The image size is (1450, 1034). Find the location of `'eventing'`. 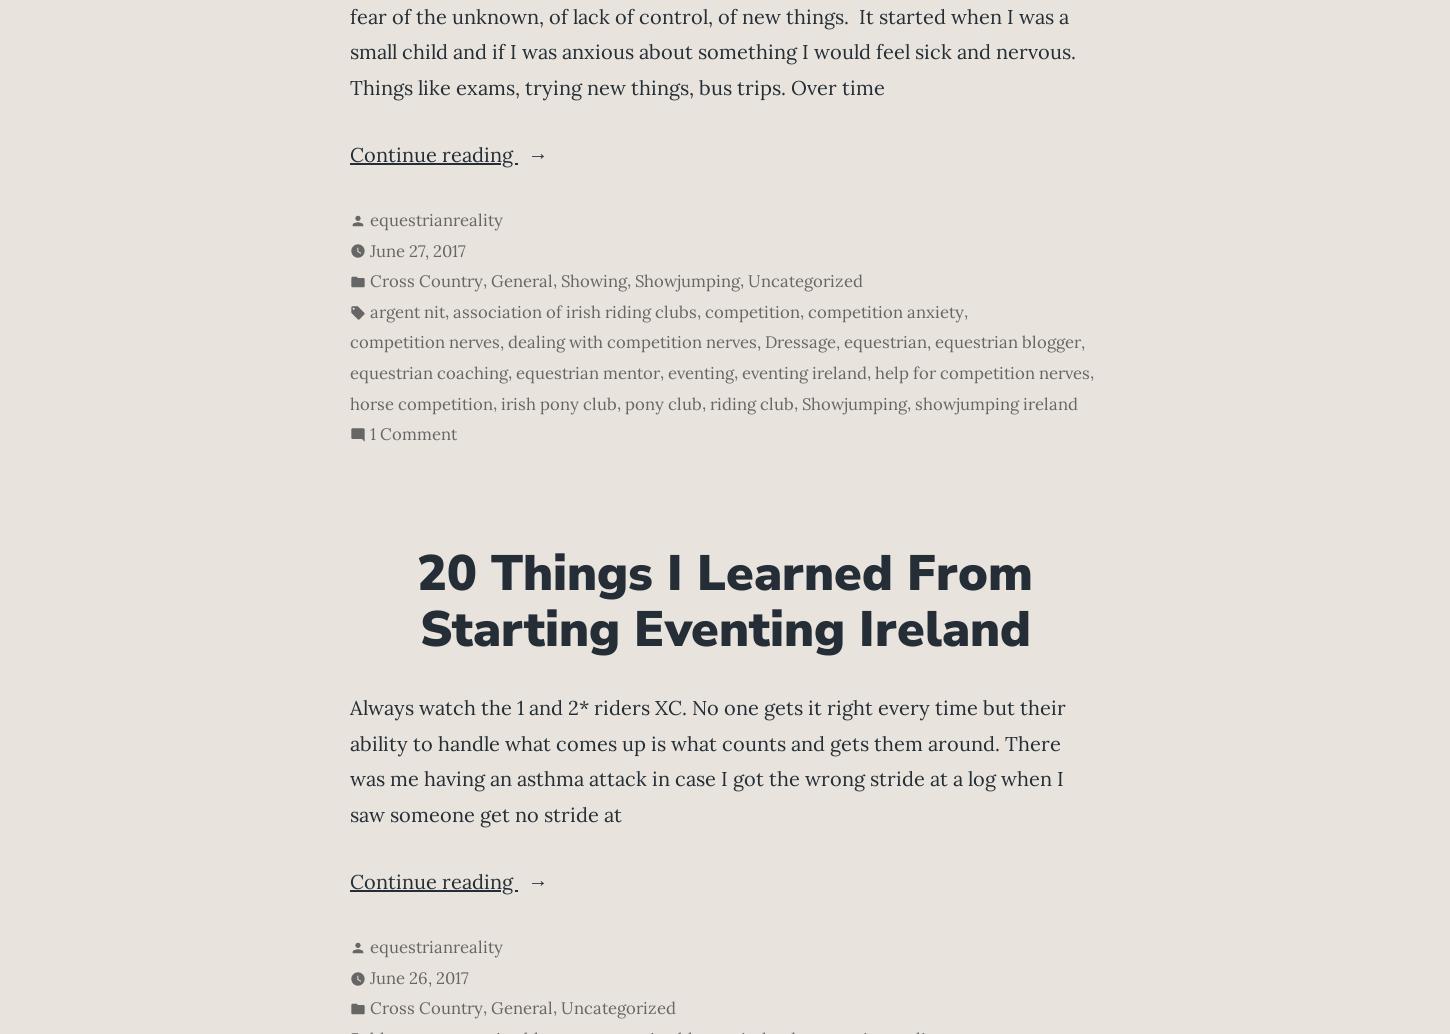

'eventing' is located at coordinates (699, 371).